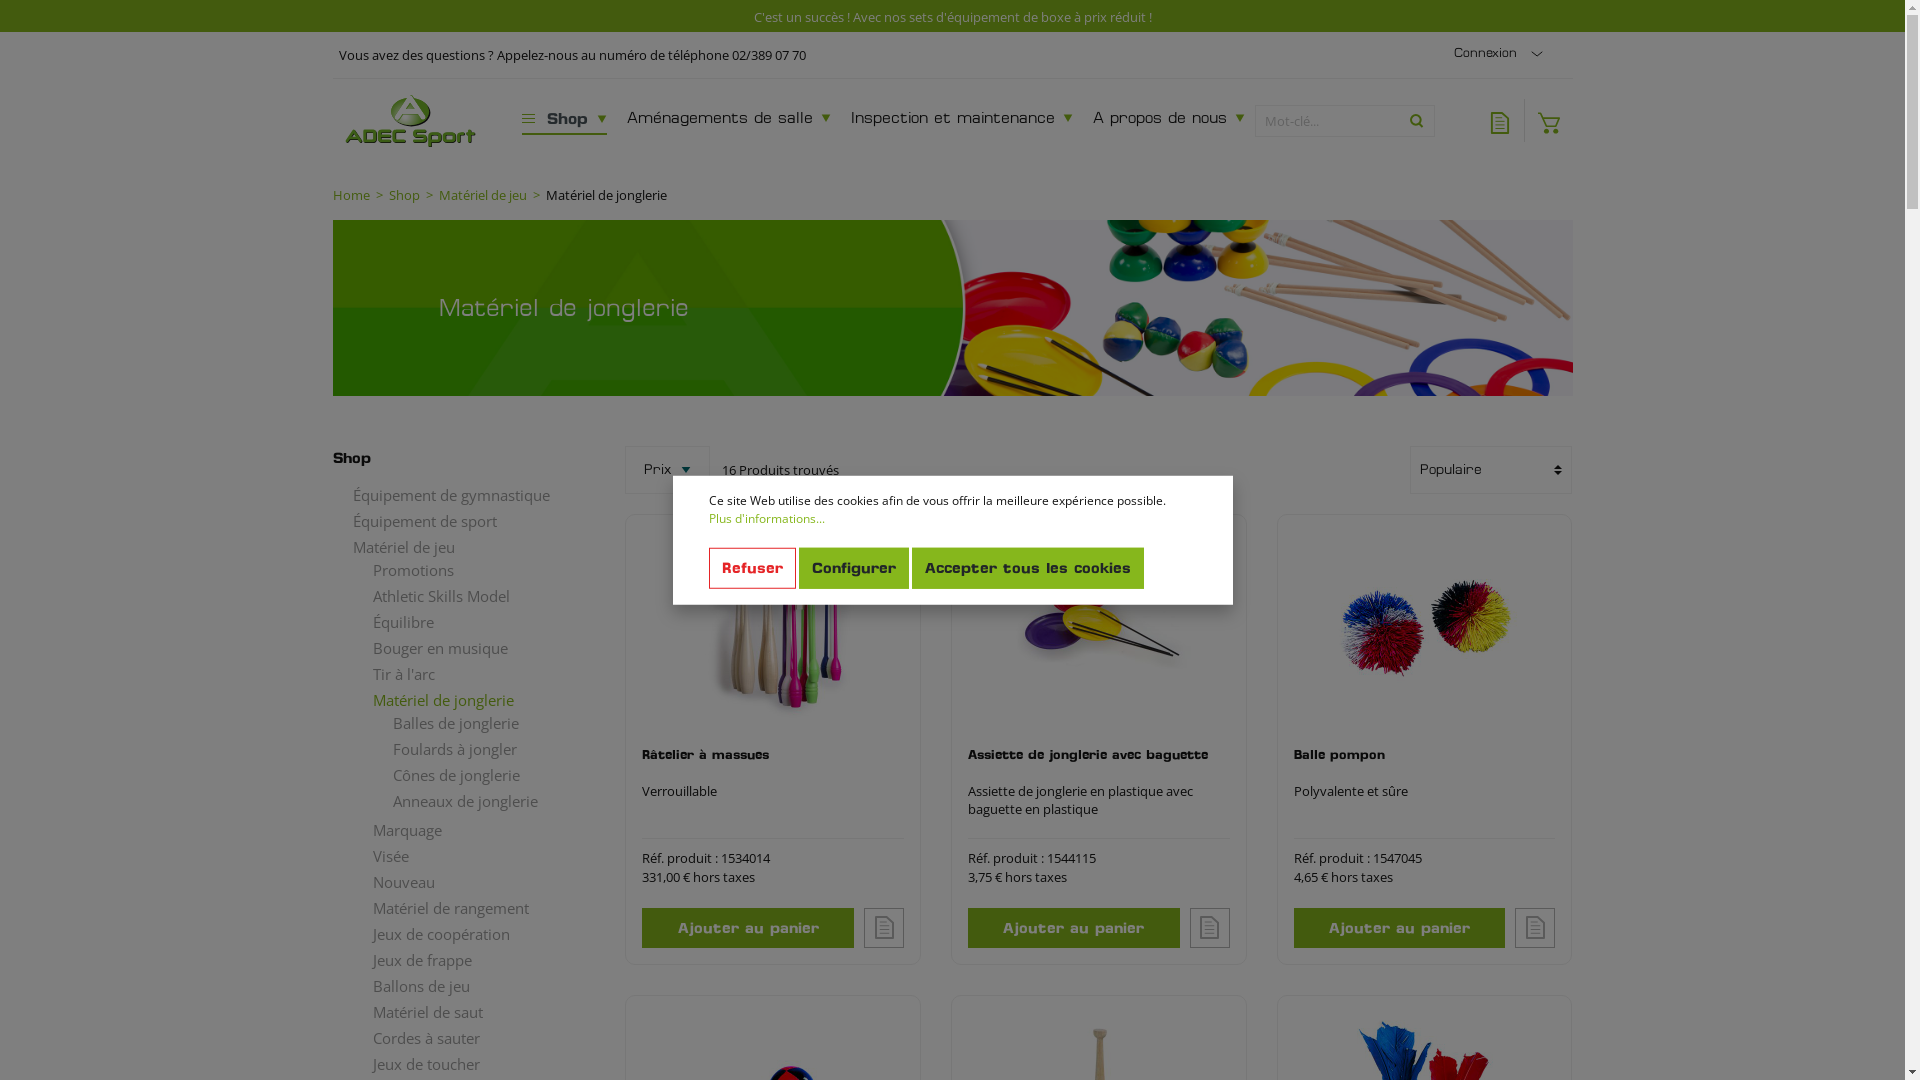 Image resolution: width=1920 pixels, height=1080 pixels. I want to click on 'Prix', so click(667, 470).